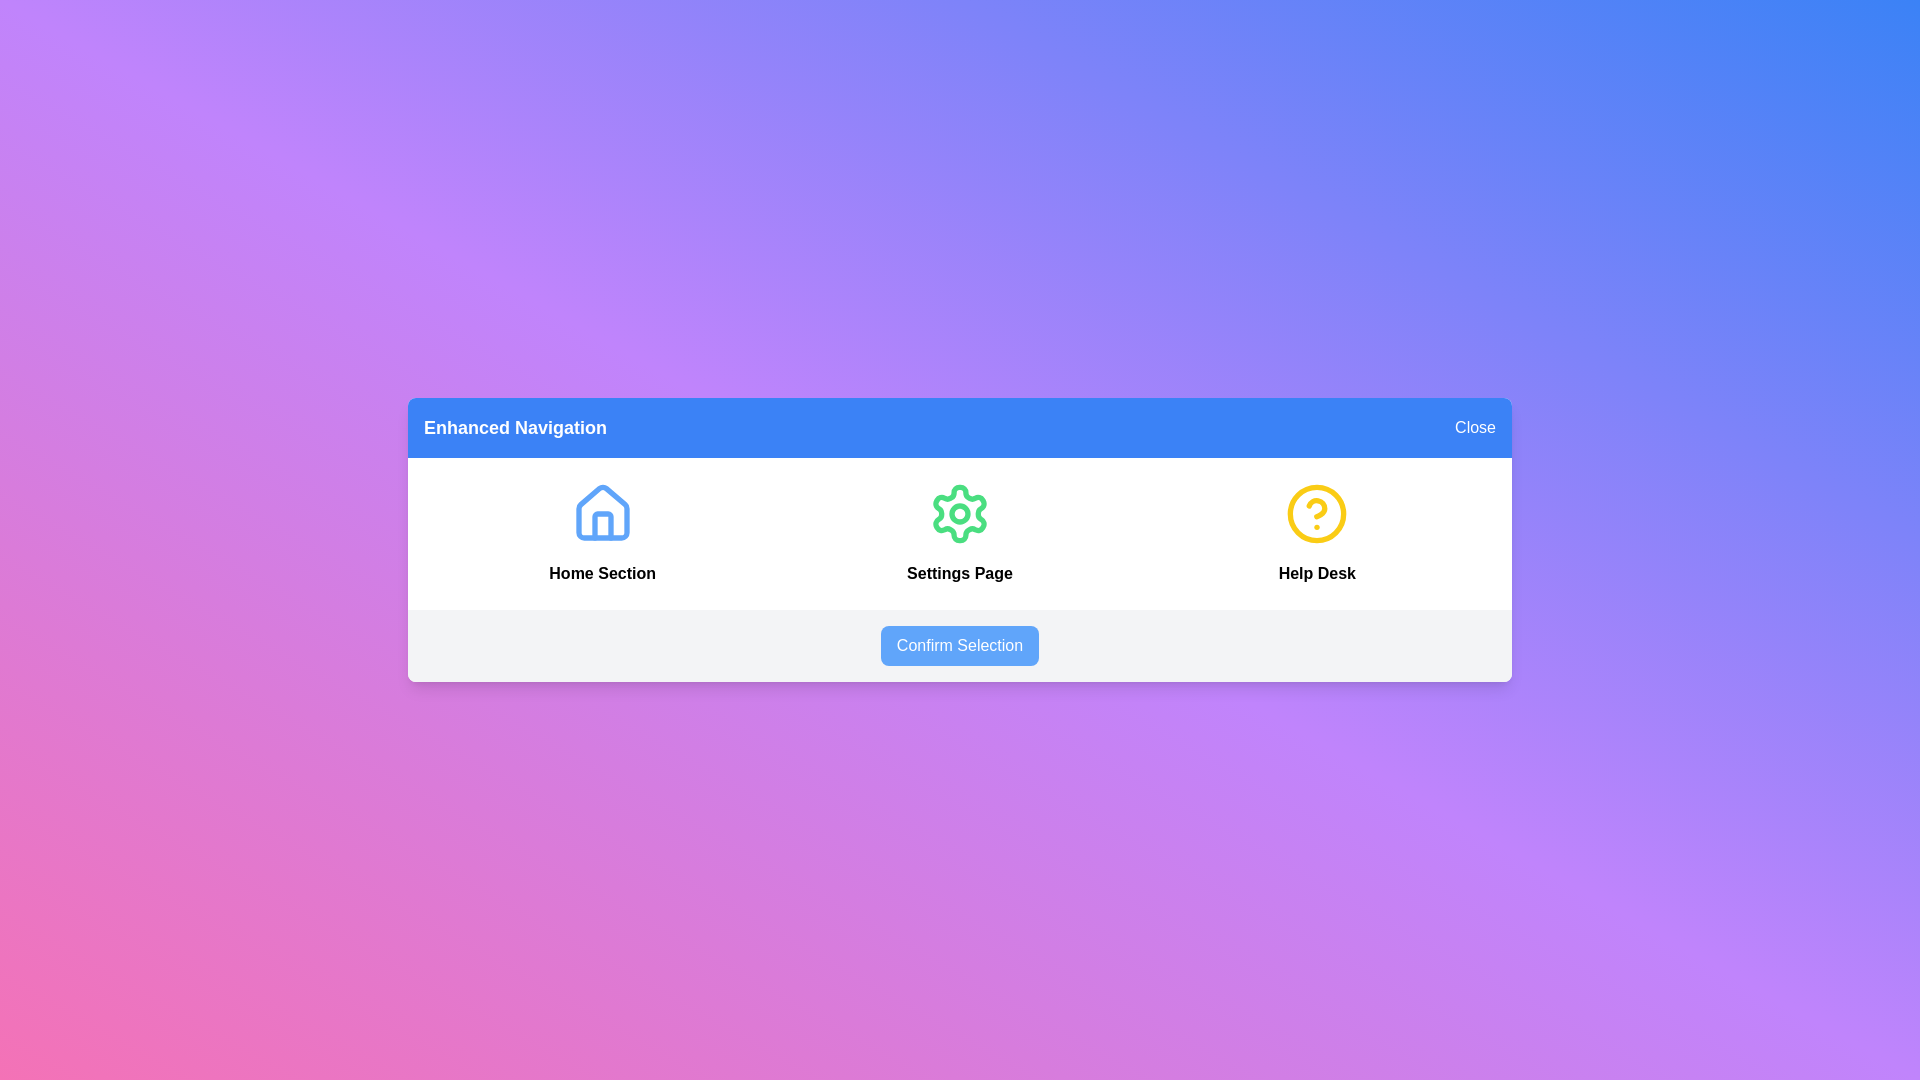 Image resolution: width=1920 pixels, height=1080 pixels. I want to click on the 'Confirm Selection' button to confirm the current choice, so click(960, 645).